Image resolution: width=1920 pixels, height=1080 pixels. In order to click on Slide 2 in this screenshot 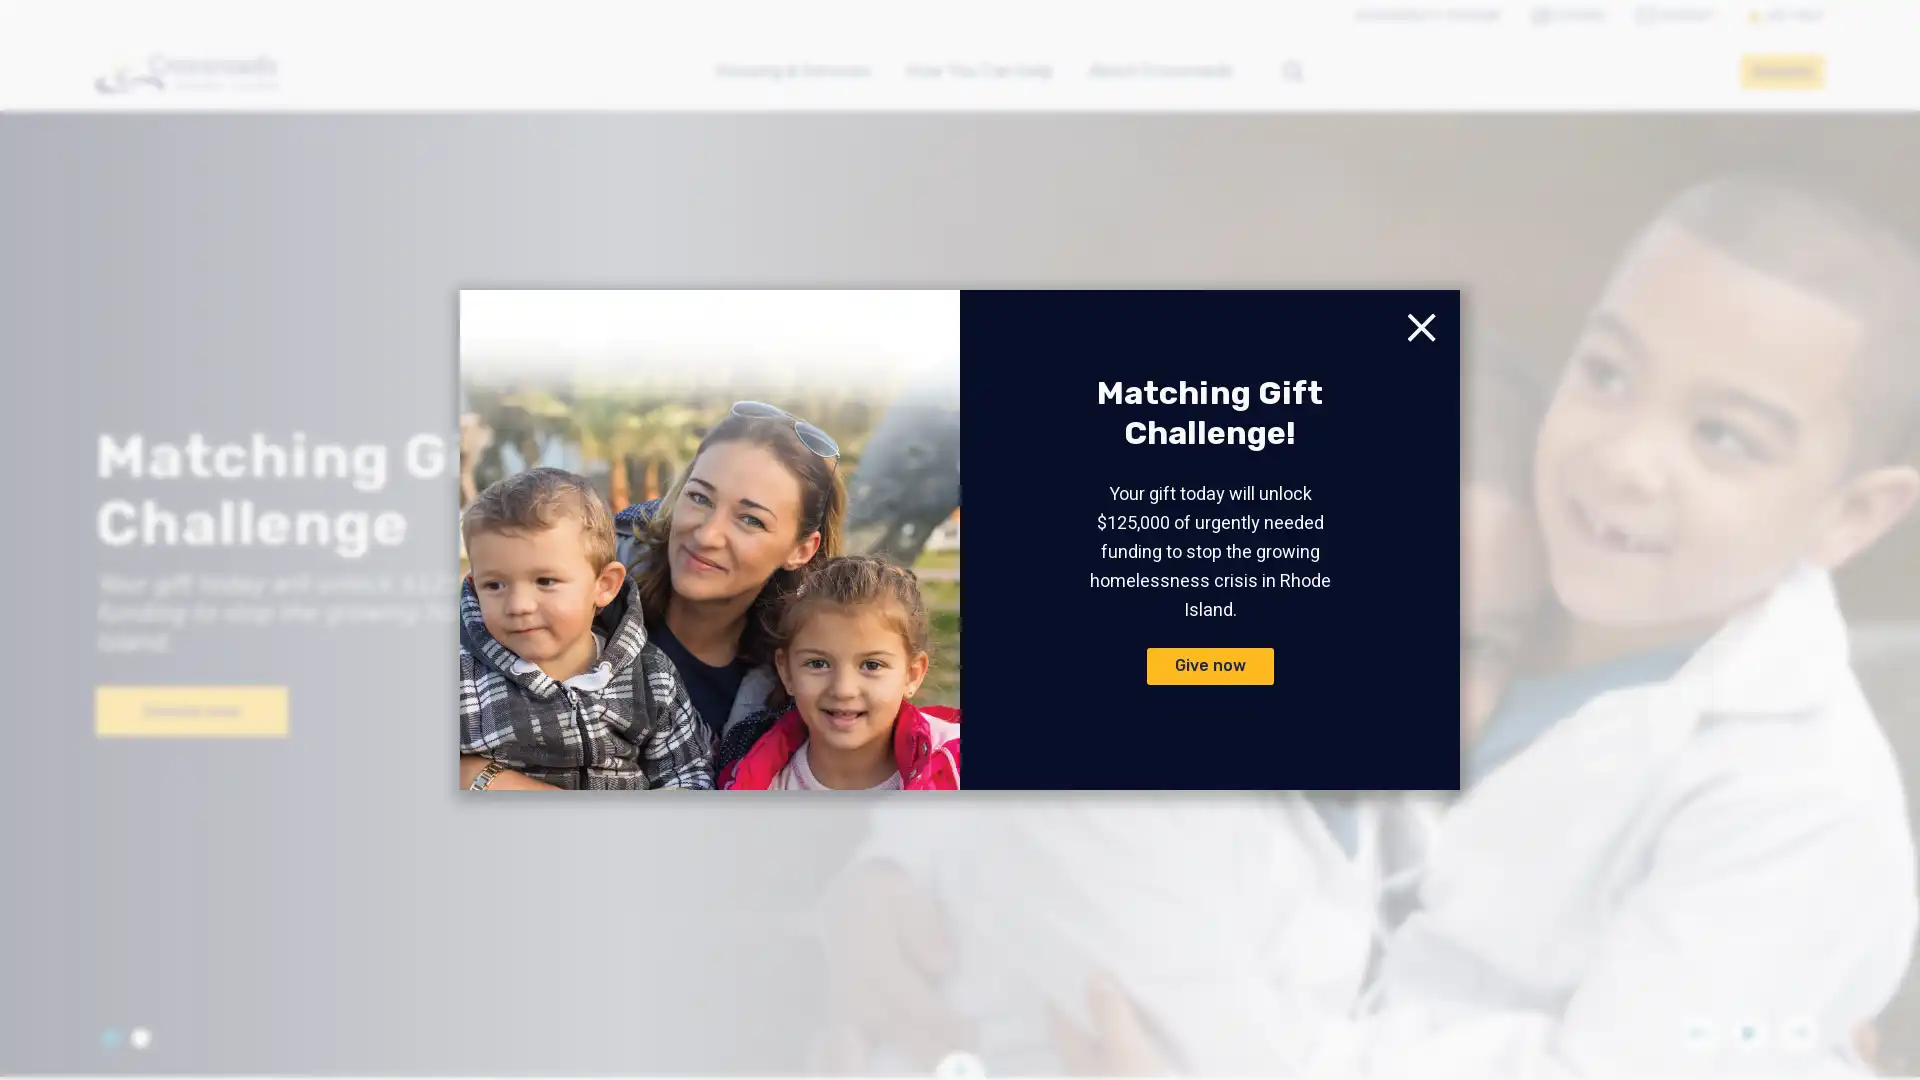, I will do `click(138, 1036)`.